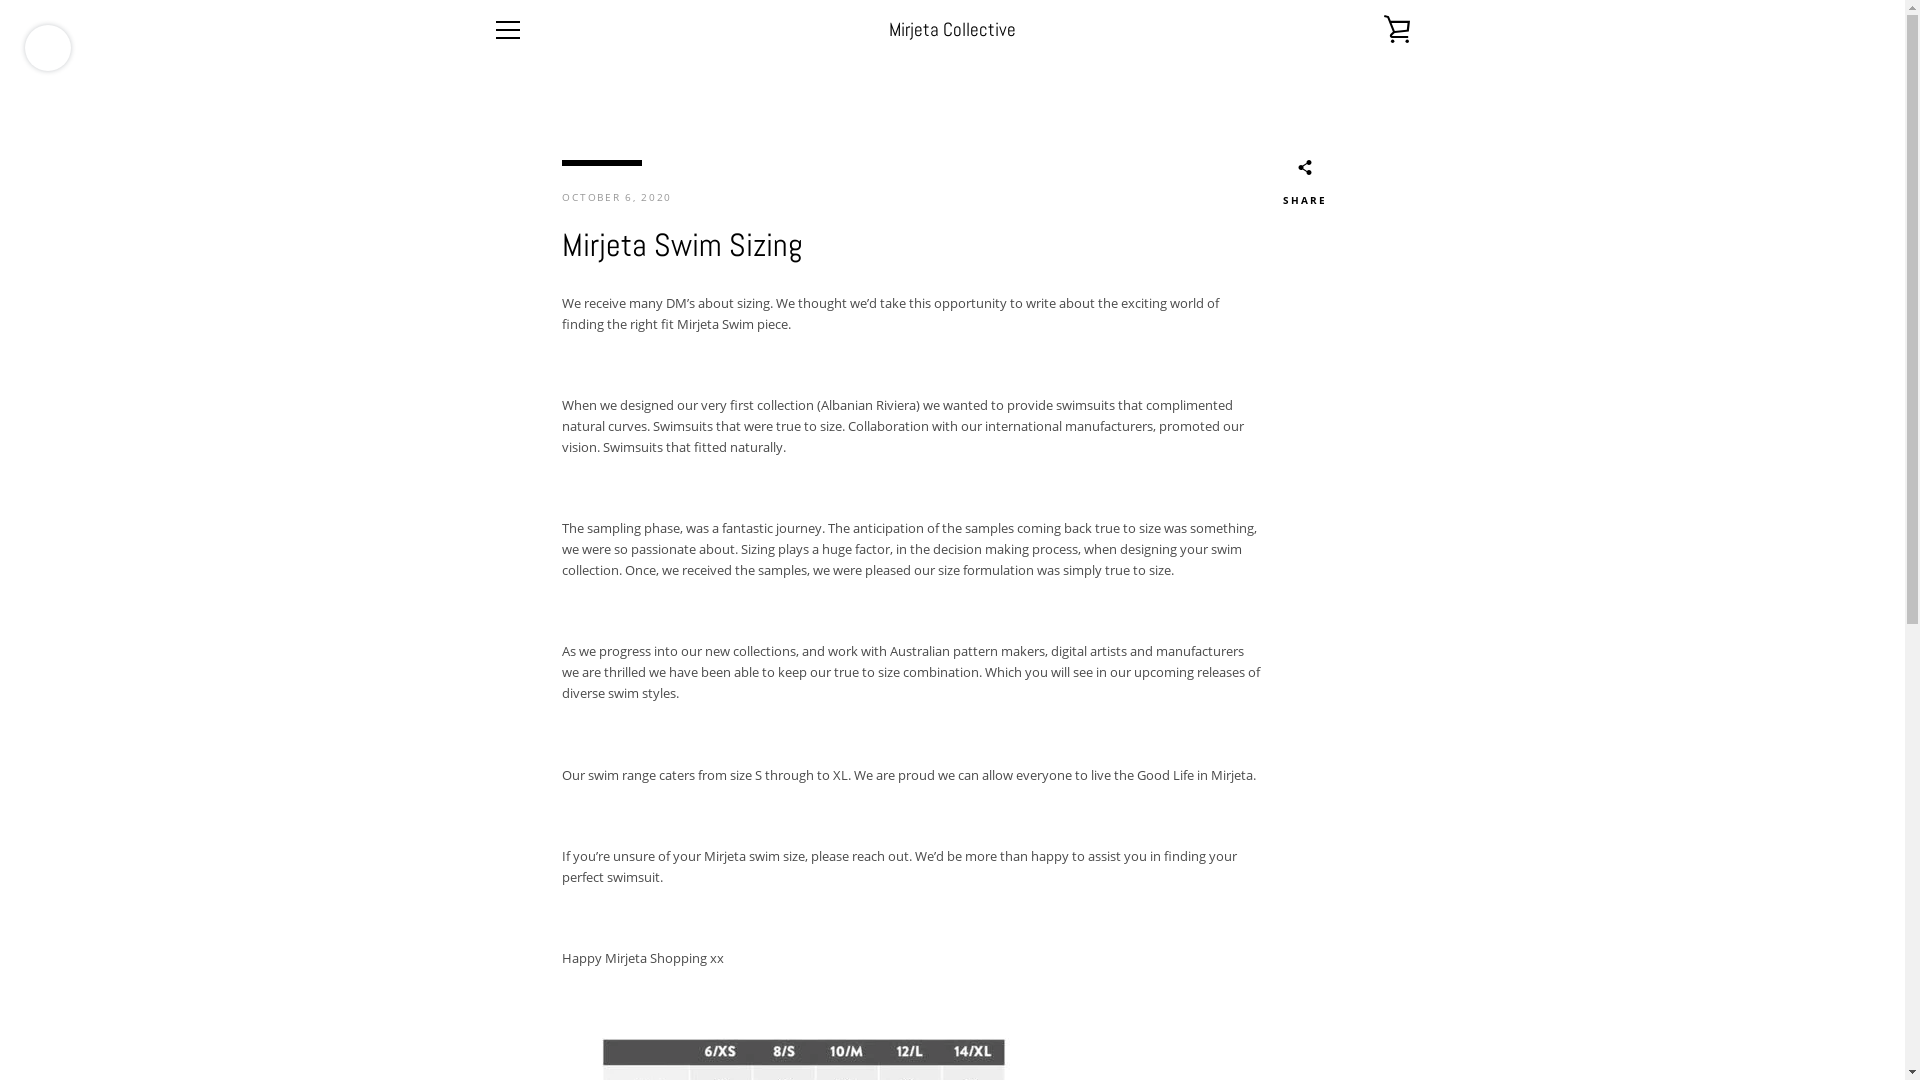  What do you see at coordinates (526, 1009) in the screenshot?
I see `'Instagram'` at bounding box center [526, 1009].